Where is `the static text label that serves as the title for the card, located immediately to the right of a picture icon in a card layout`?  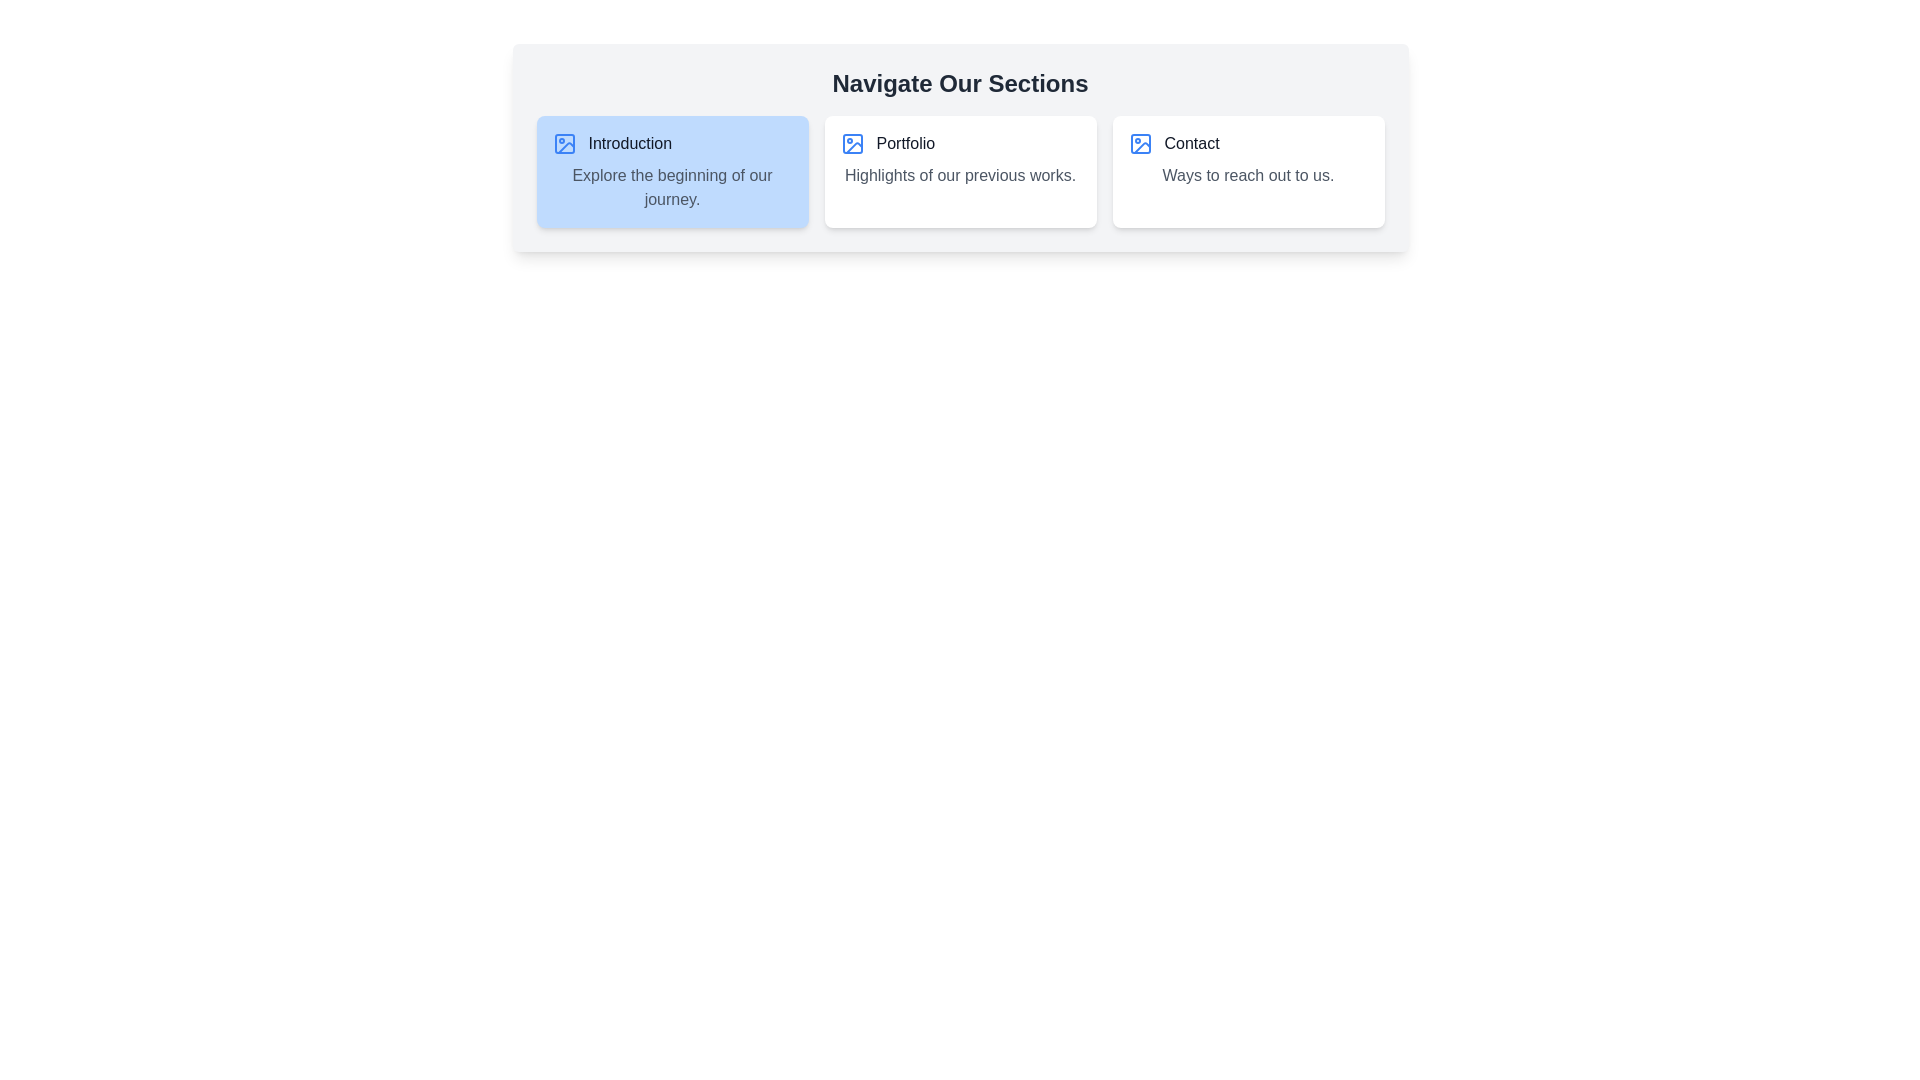
the static text label that serves as the title for the card, located immediately to the right of a picture icon in a card layout is located at coordinates (629, 142).